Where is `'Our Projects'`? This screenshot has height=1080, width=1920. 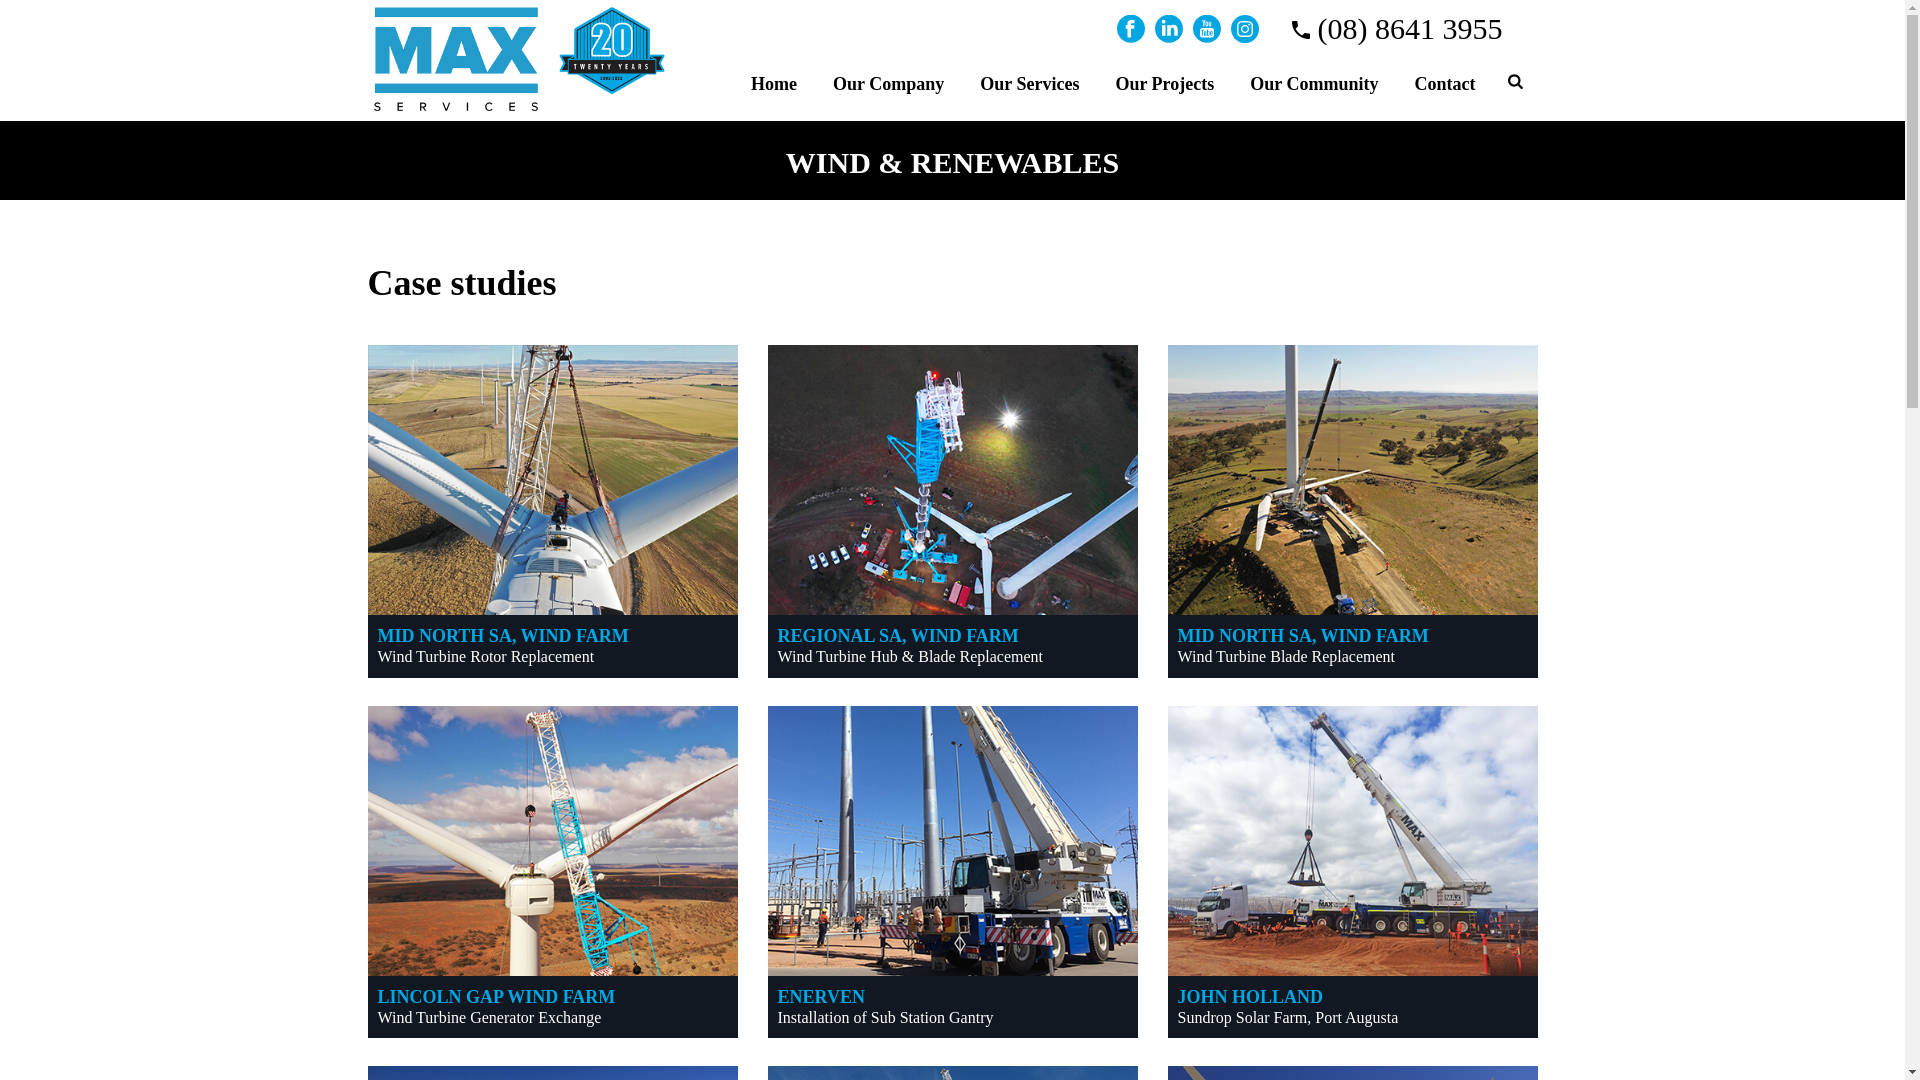 'Our Projects' is located at coordinates (1164, 80).